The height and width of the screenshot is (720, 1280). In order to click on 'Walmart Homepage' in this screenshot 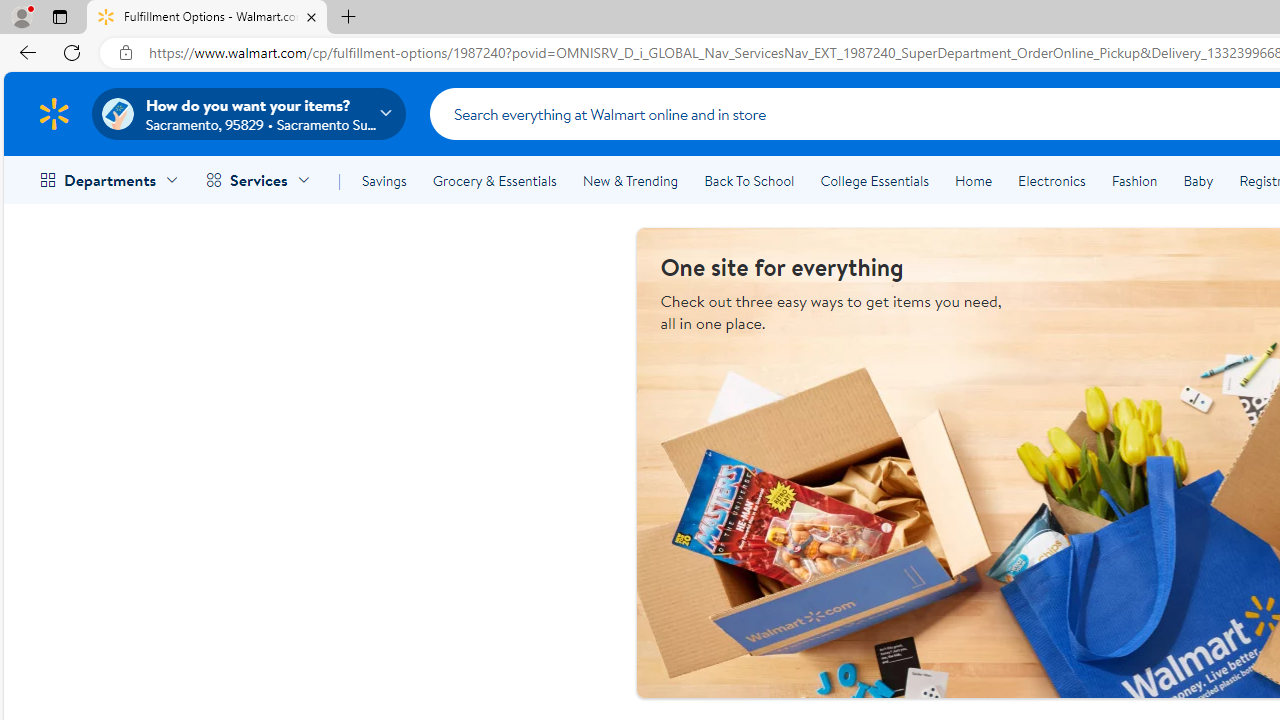, I will do `click(53, 113)`.